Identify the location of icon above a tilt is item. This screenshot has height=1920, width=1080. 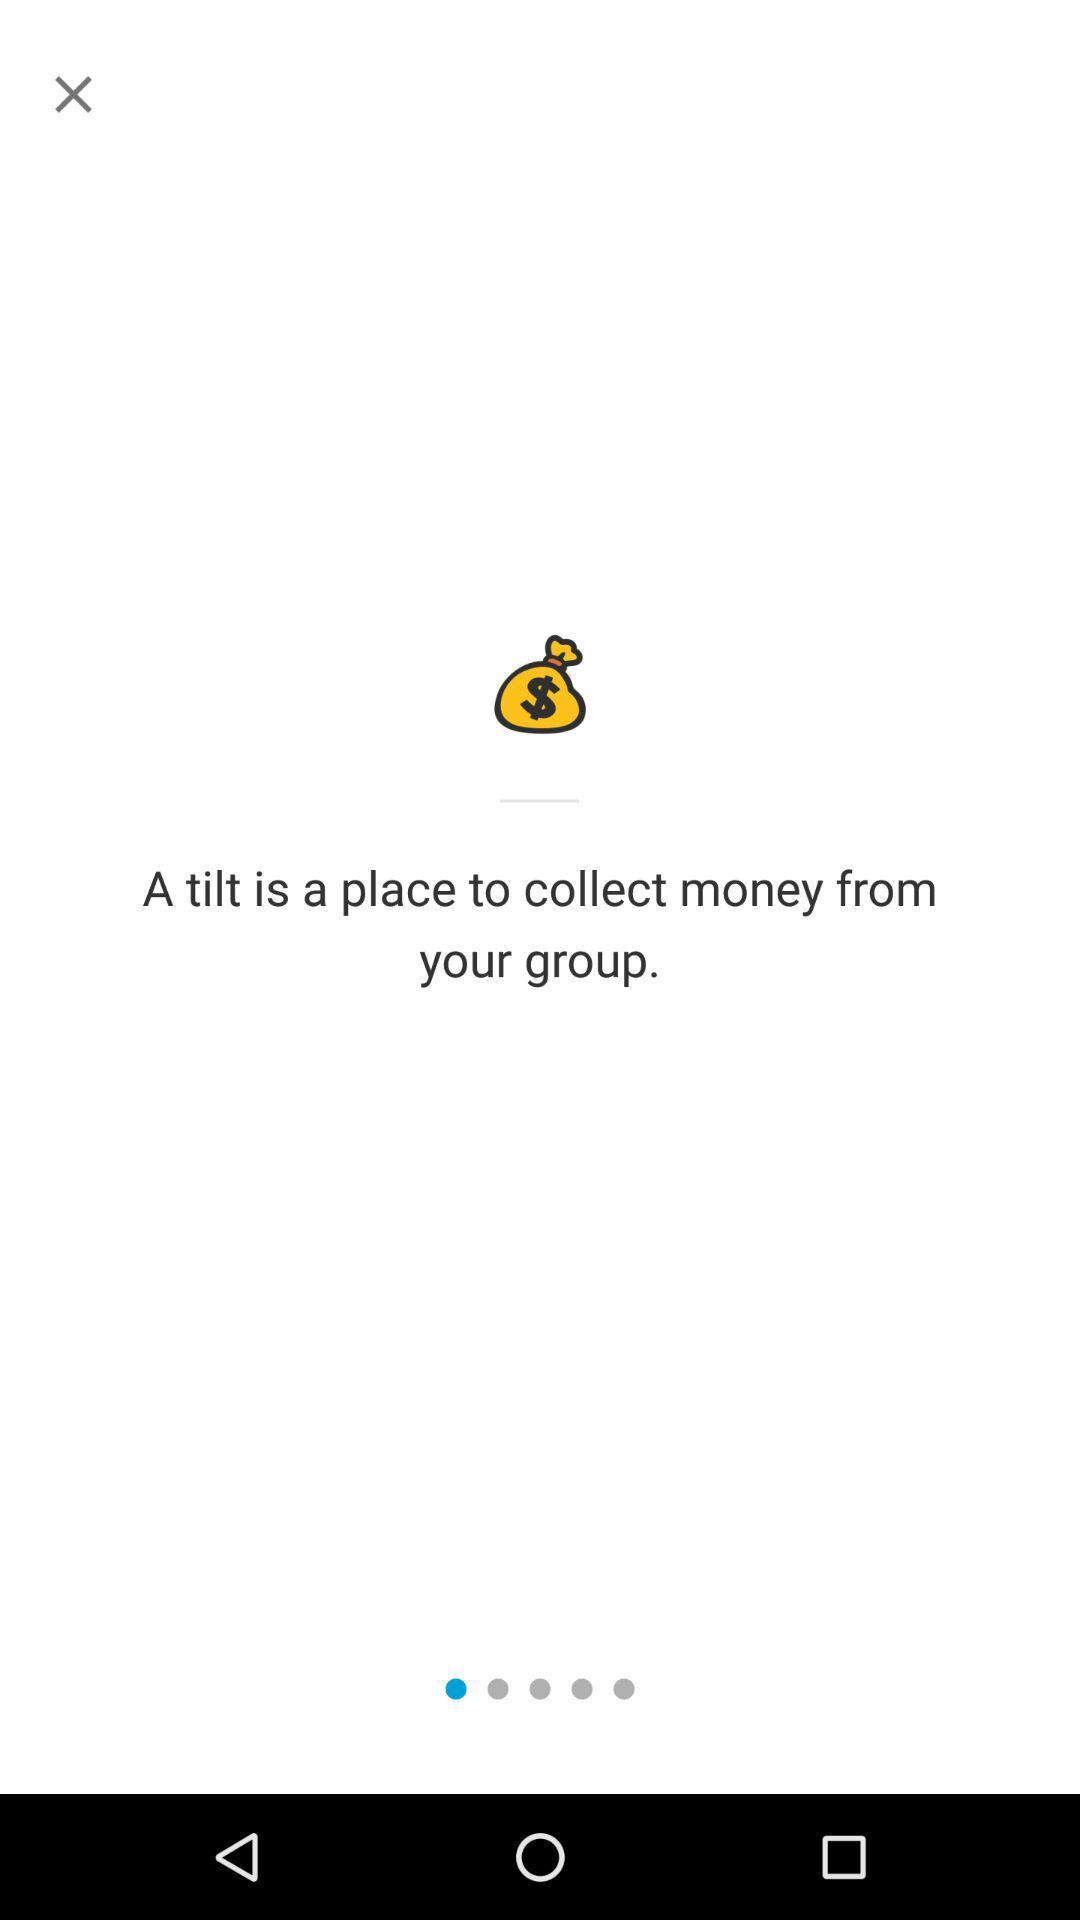
(72, 93).